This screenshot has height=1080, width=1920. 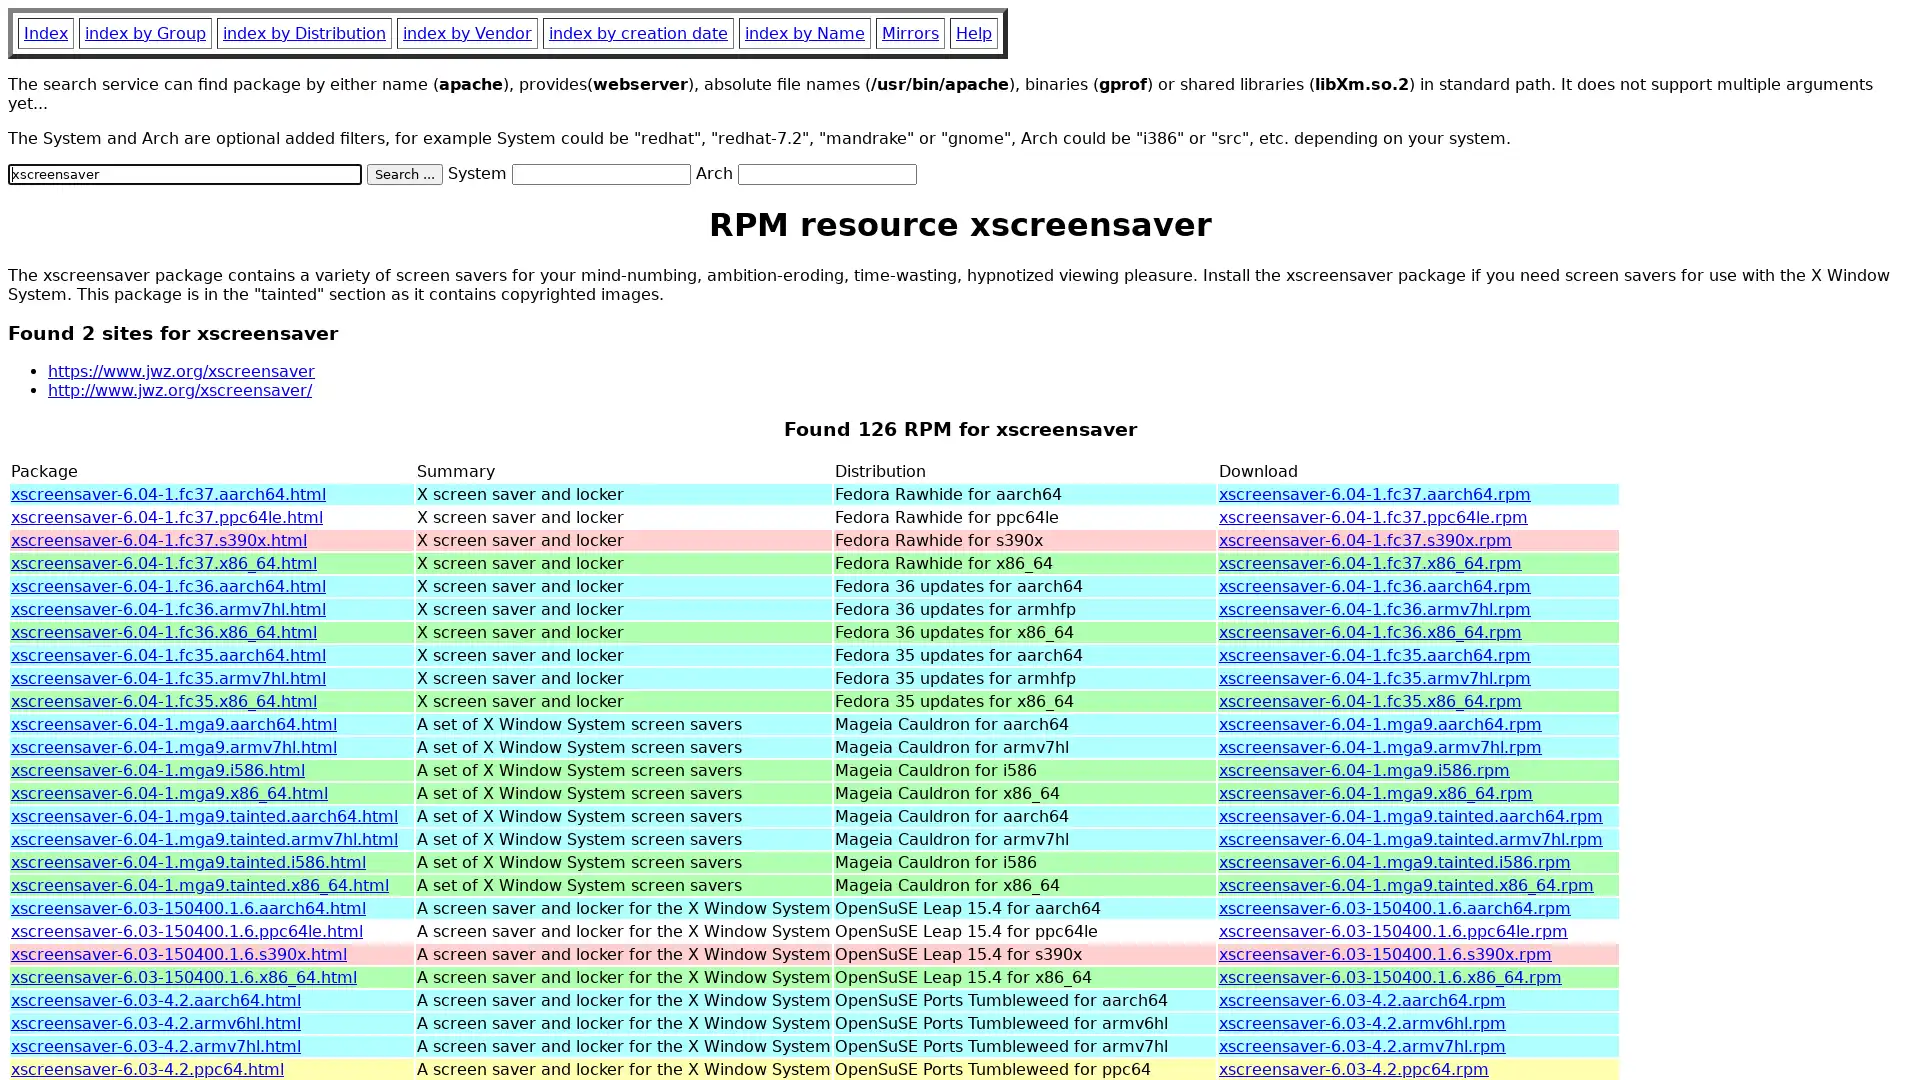 I want to click on Search ..., so click(x=403, y=173).